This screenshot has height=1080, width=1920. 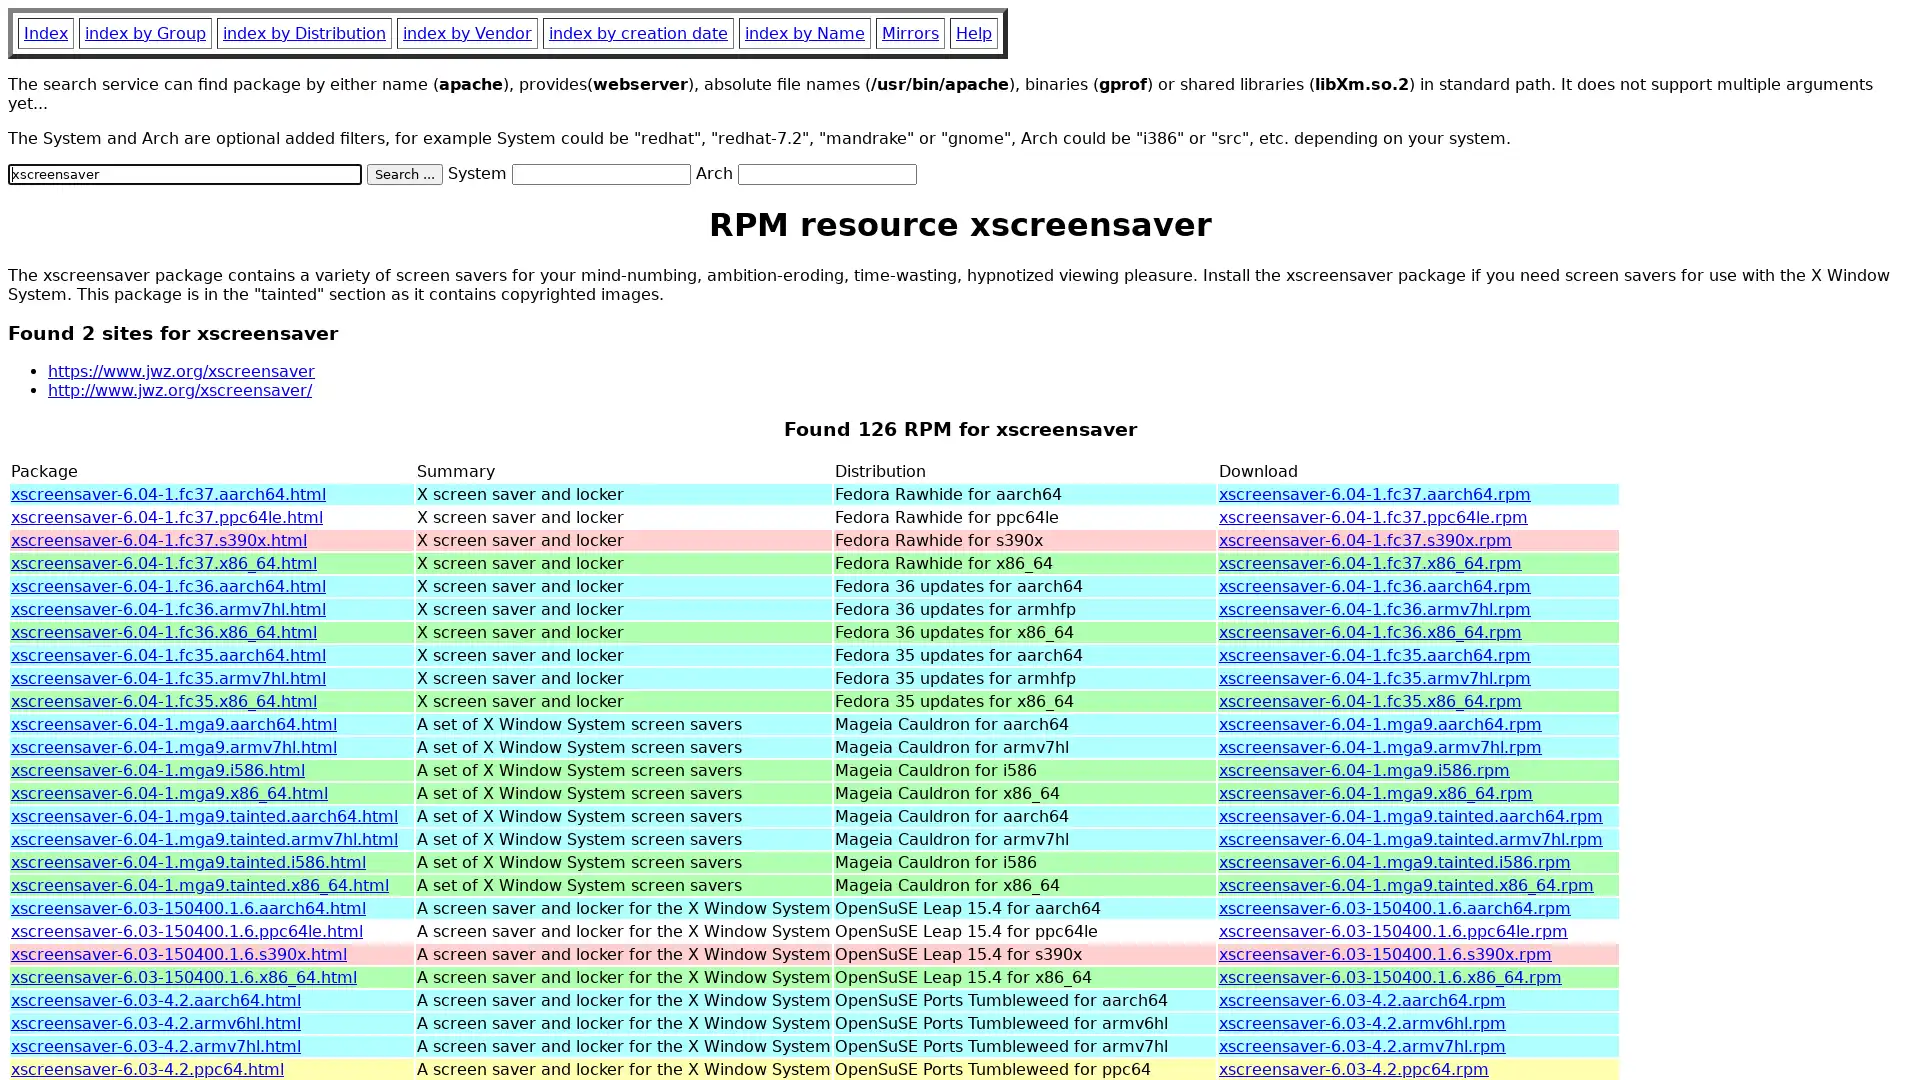 I want to click on Search ..., so click(x=403, y=173).